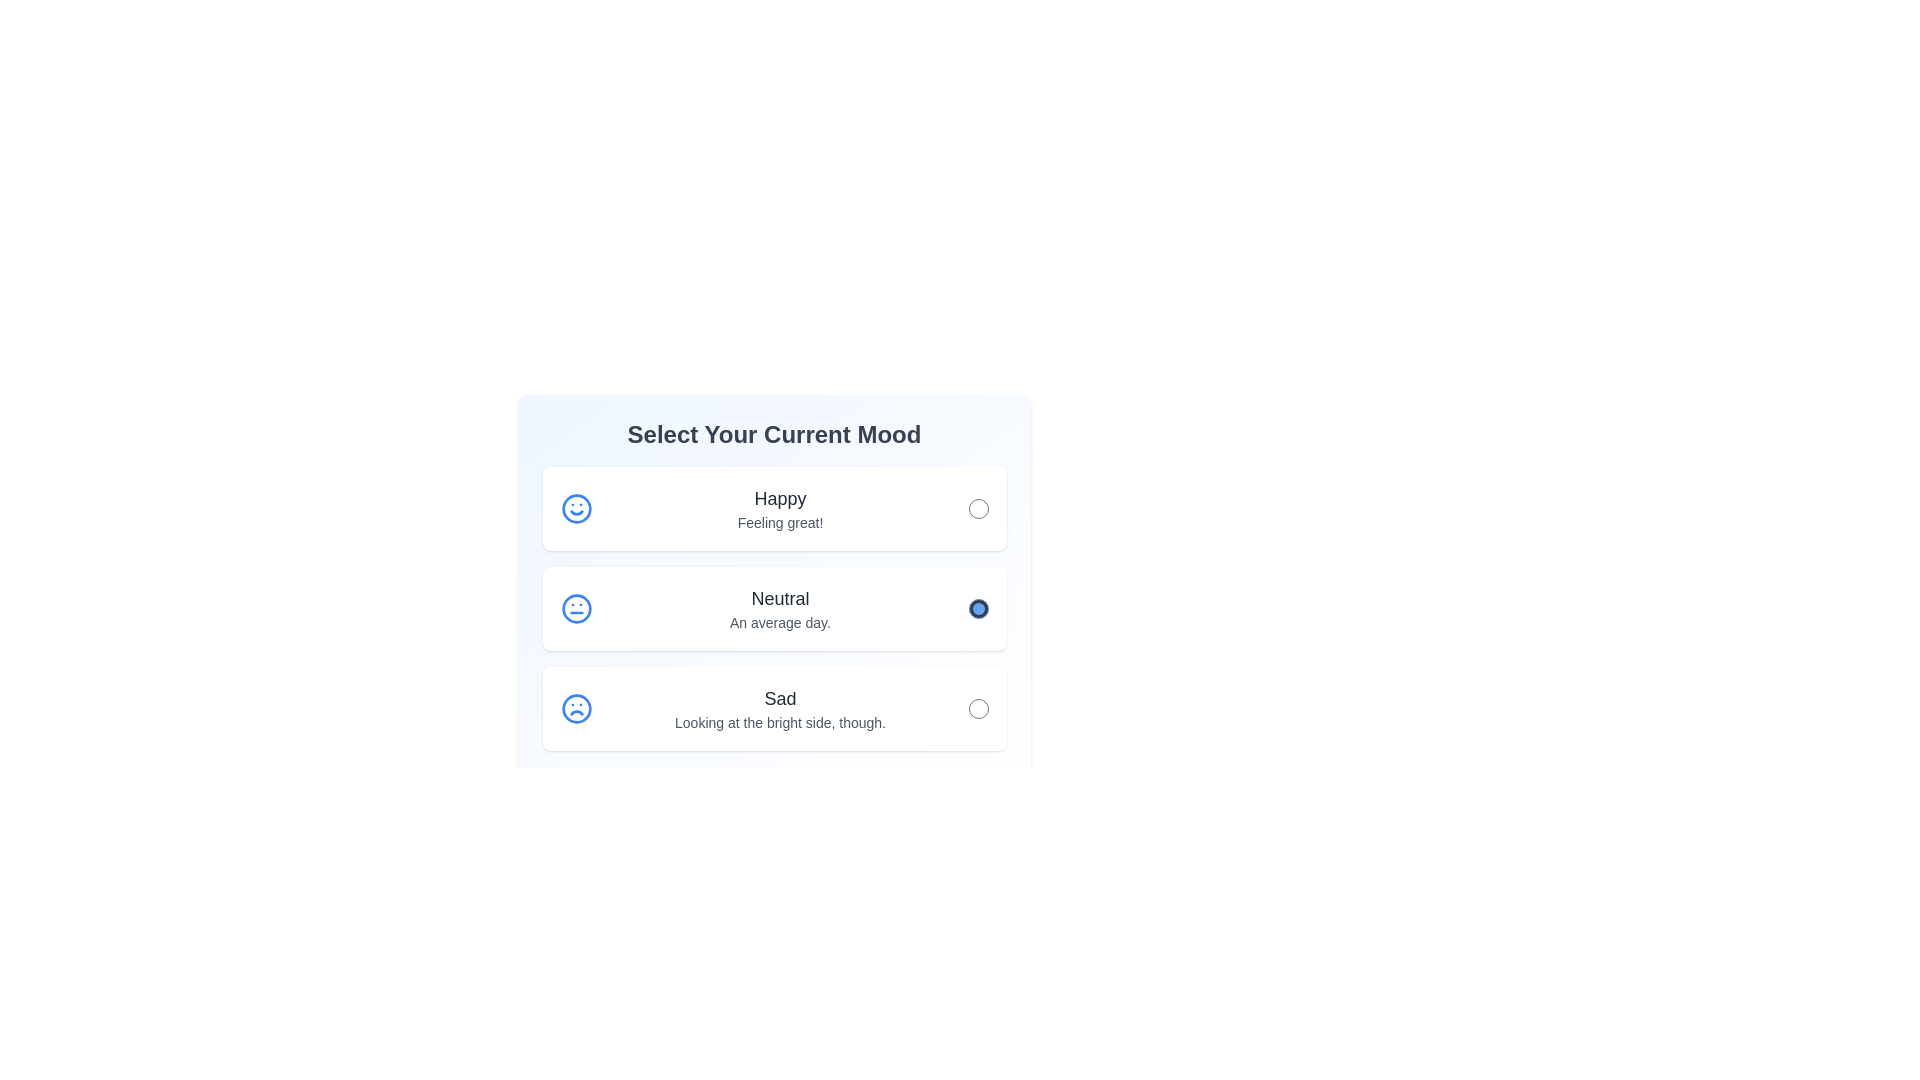 The image size is (1920, 1080). Describe the element at coordinates (773, 508) in the screenshot. I see `the first radio button option card in the mood selection interface` at that location.